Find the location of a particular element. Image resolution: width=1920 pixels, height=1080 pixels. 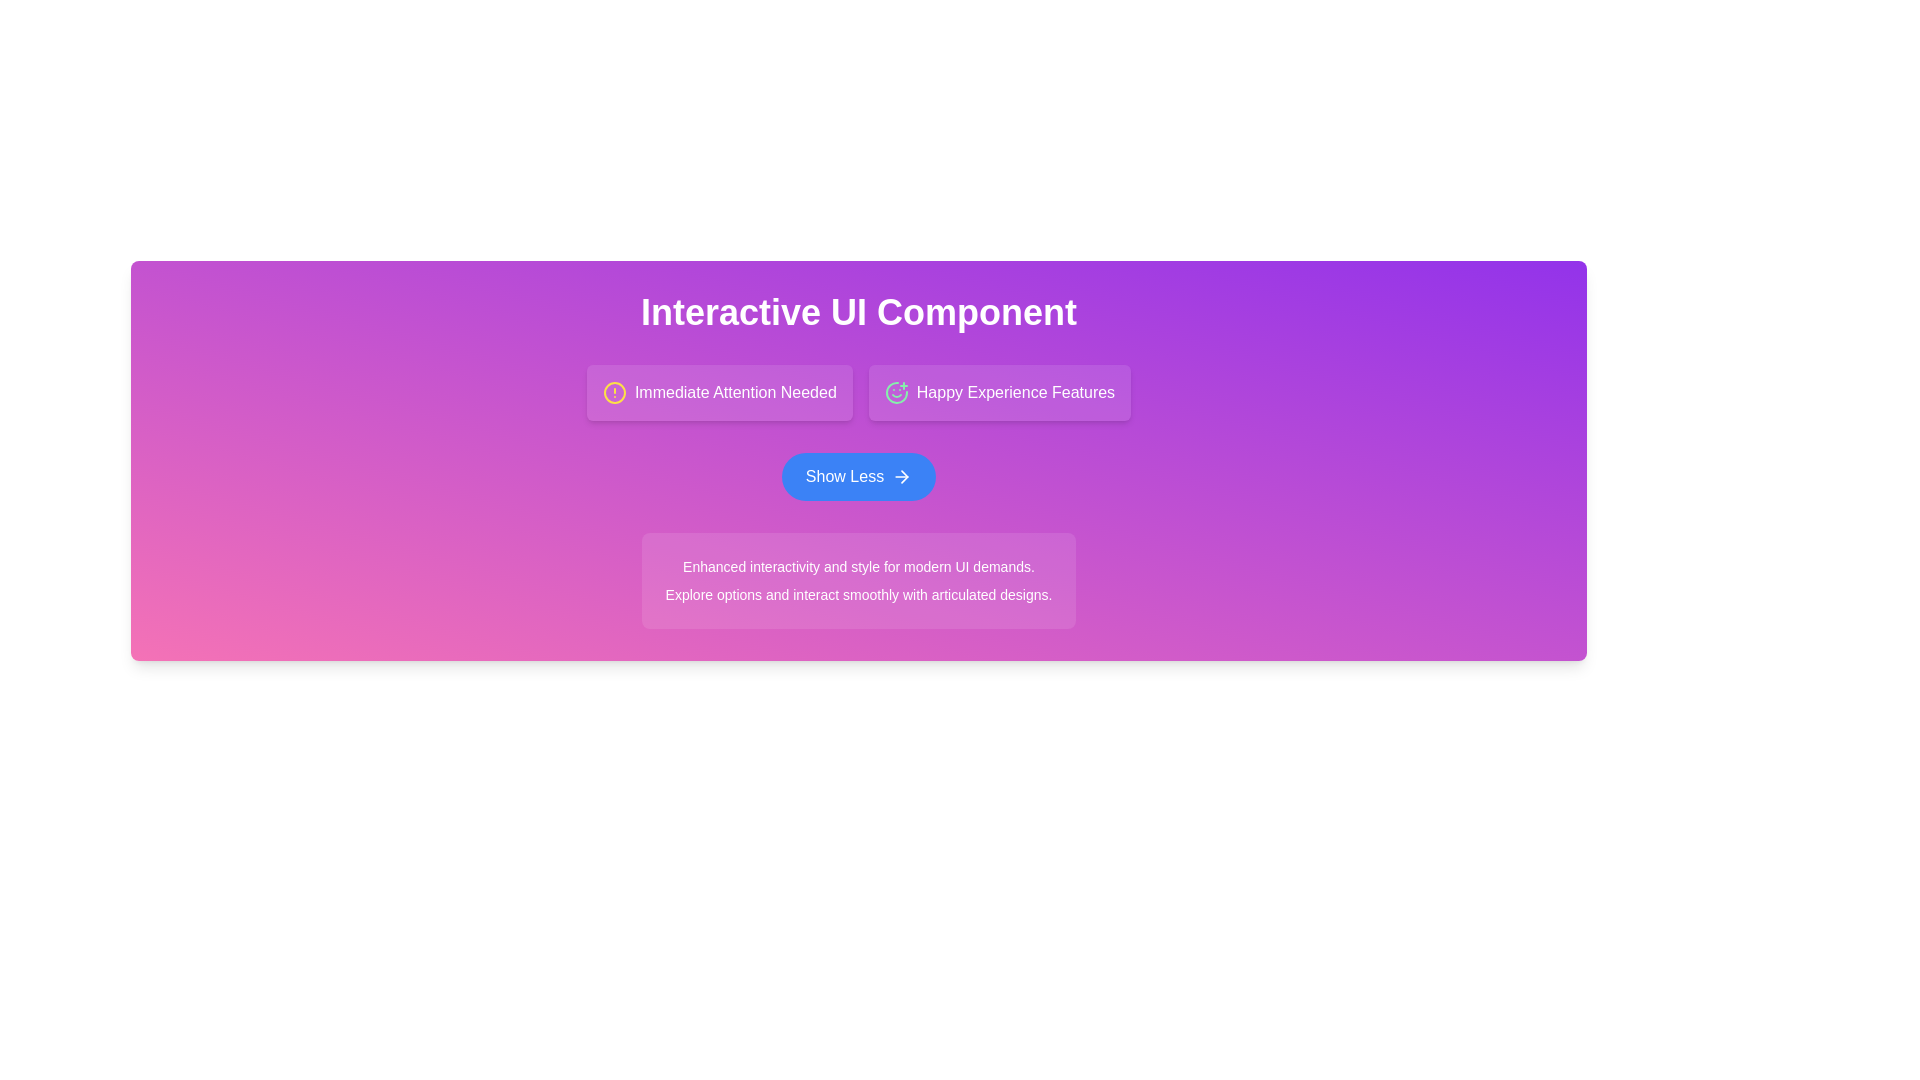

the static text label displaying 'Happy Experience Features', which is positioned below the heading 'Interactive UI Component' and above the 'Show Less' button is located at coordinates (1015, 393).